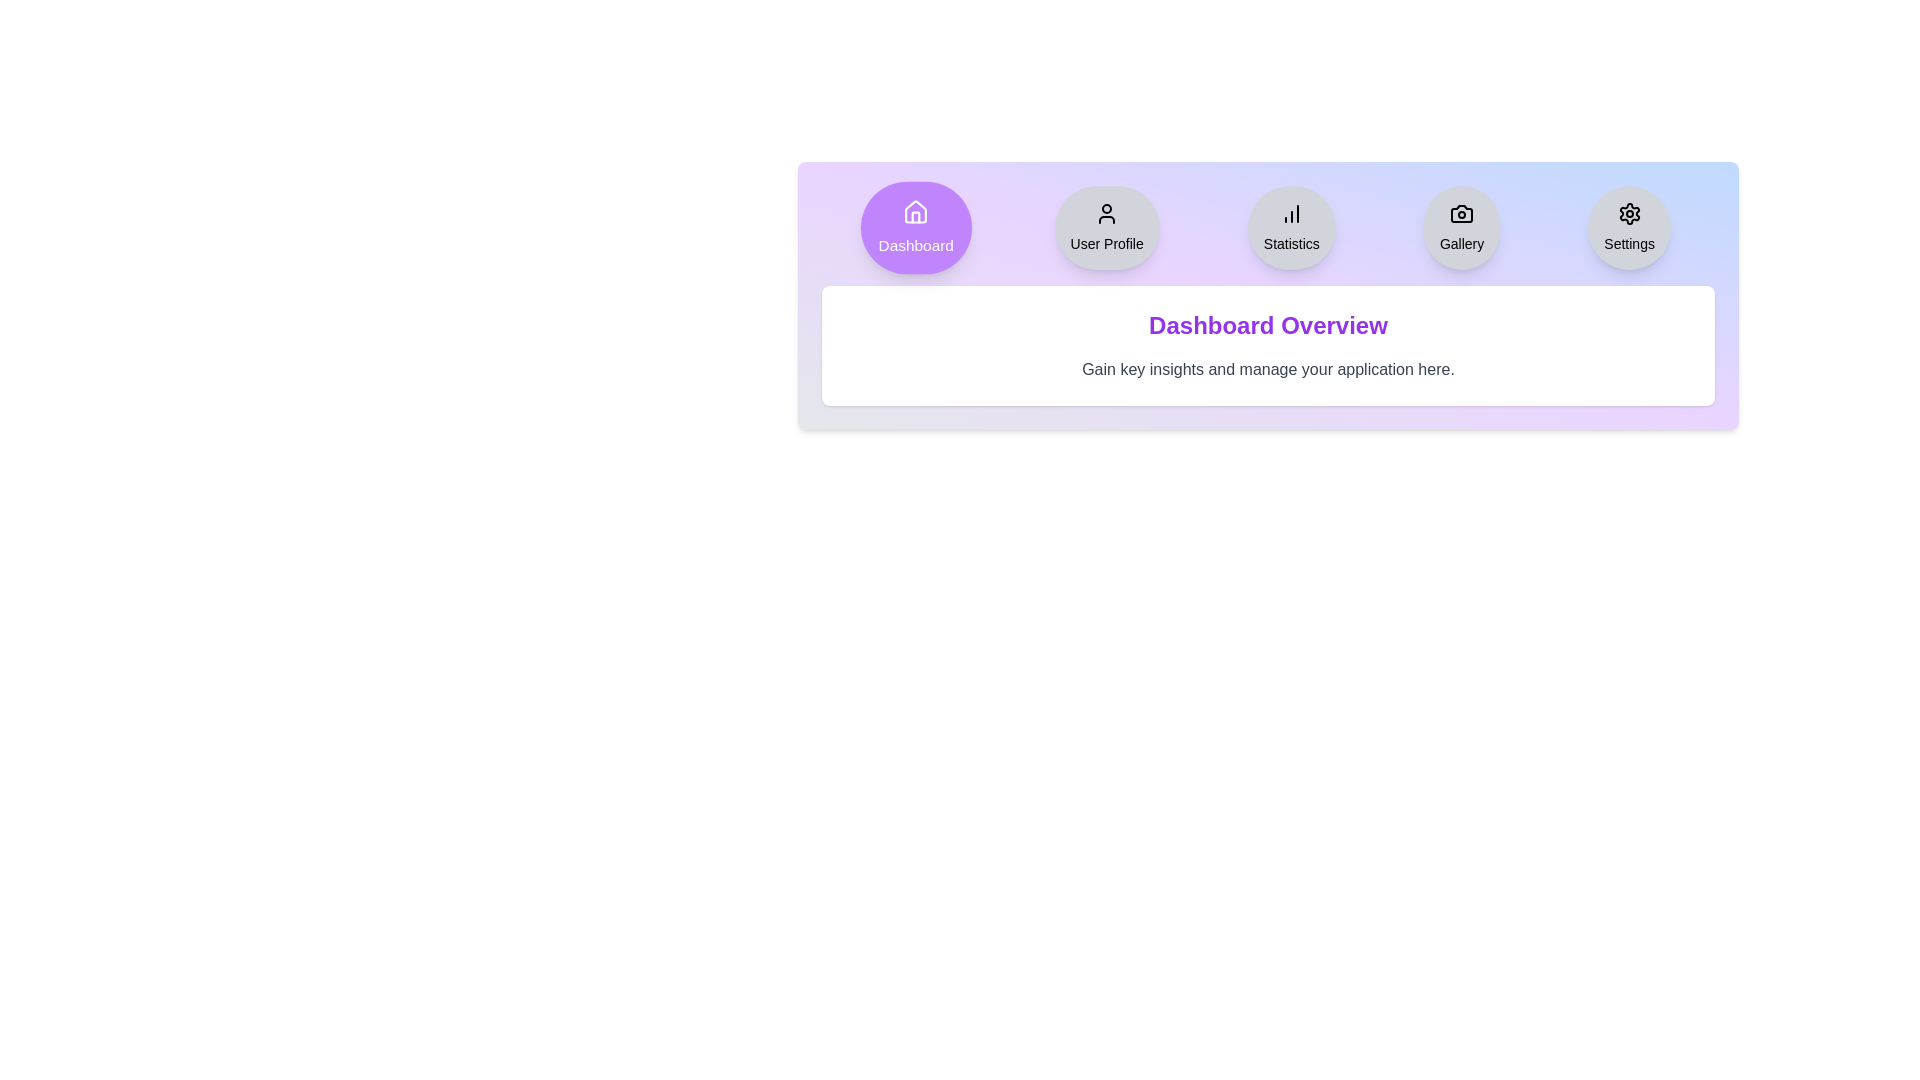  Describe the element at coordinates (1462, 213) in the screenshot. I see `the camera icon, which is a stylized icon with a rectangular body and a protruding lens, located within the 'Gallery' button in the top navigation bar` at that location.